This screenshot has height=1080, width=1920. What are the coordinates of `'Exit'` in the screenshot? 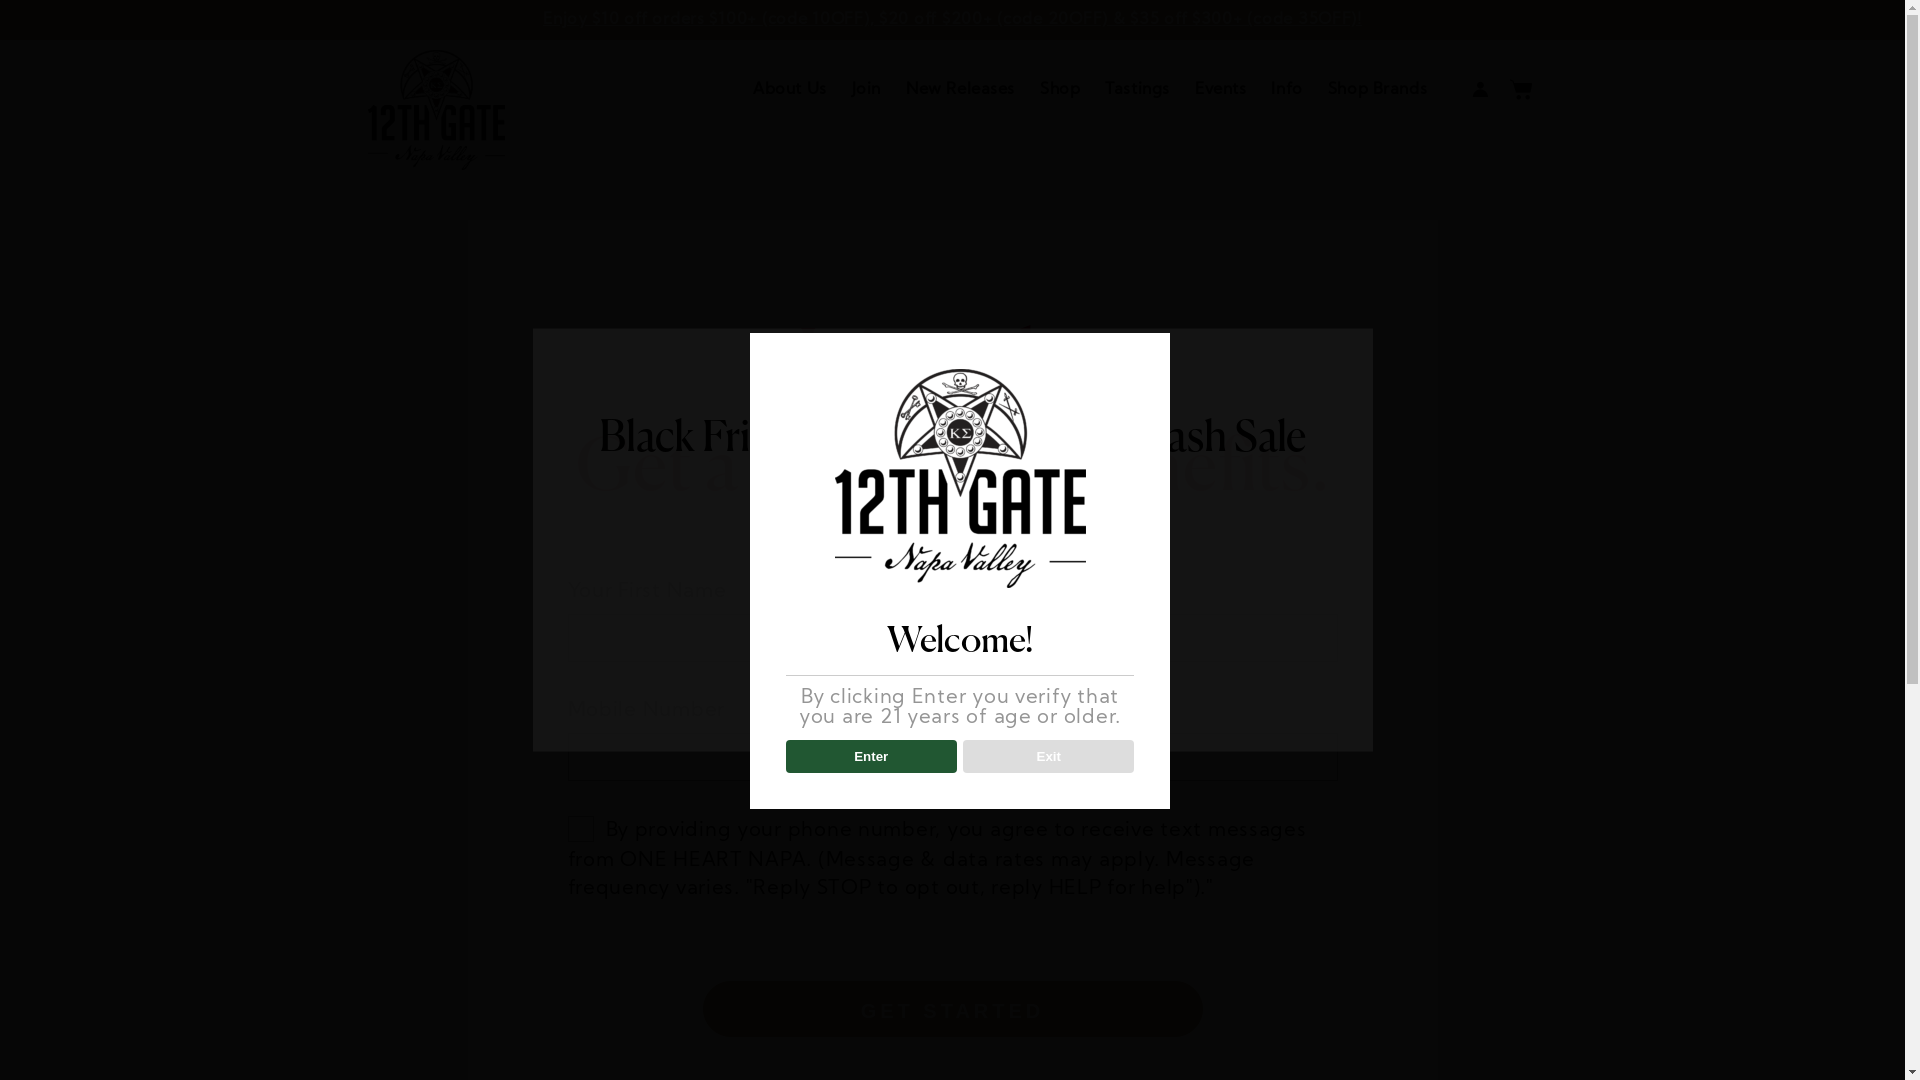 It's located at (1047, 756).